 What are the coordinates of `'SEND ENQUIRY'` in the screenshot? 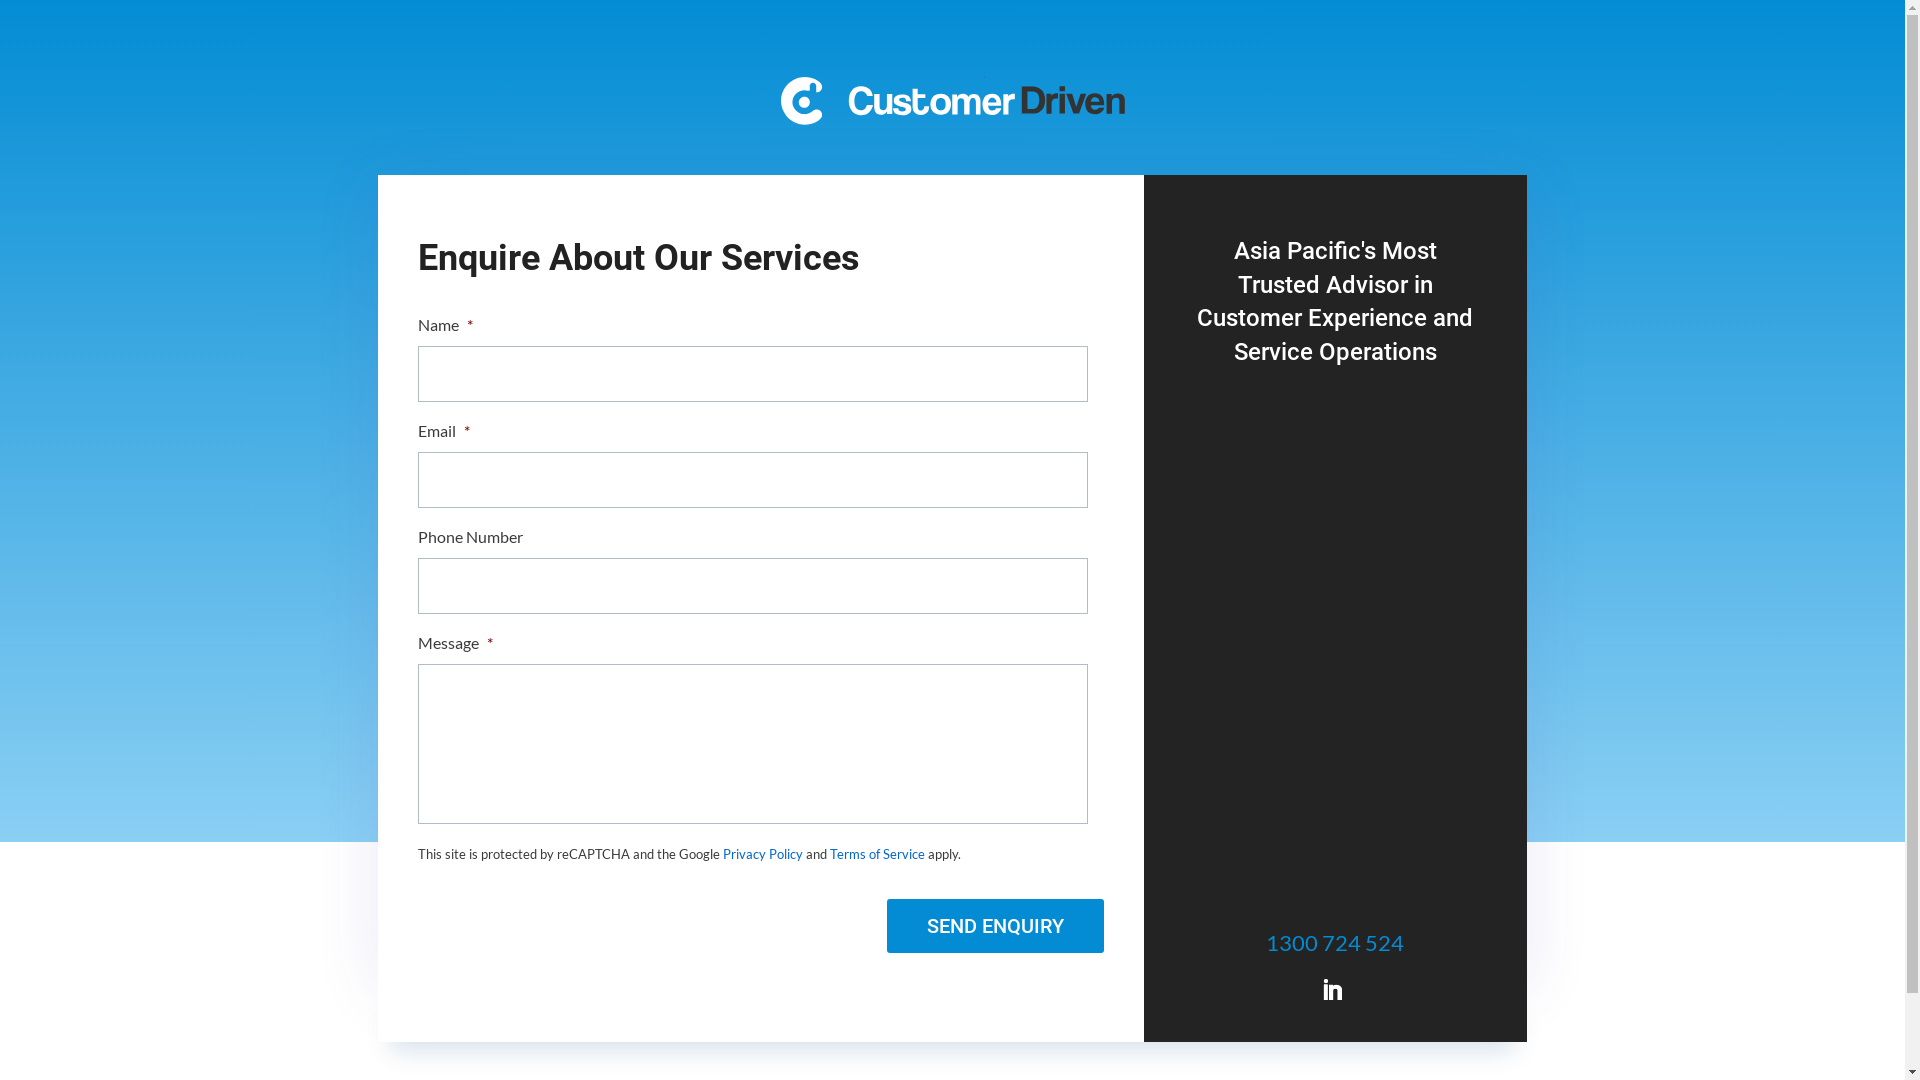 It's located at (886, 925).